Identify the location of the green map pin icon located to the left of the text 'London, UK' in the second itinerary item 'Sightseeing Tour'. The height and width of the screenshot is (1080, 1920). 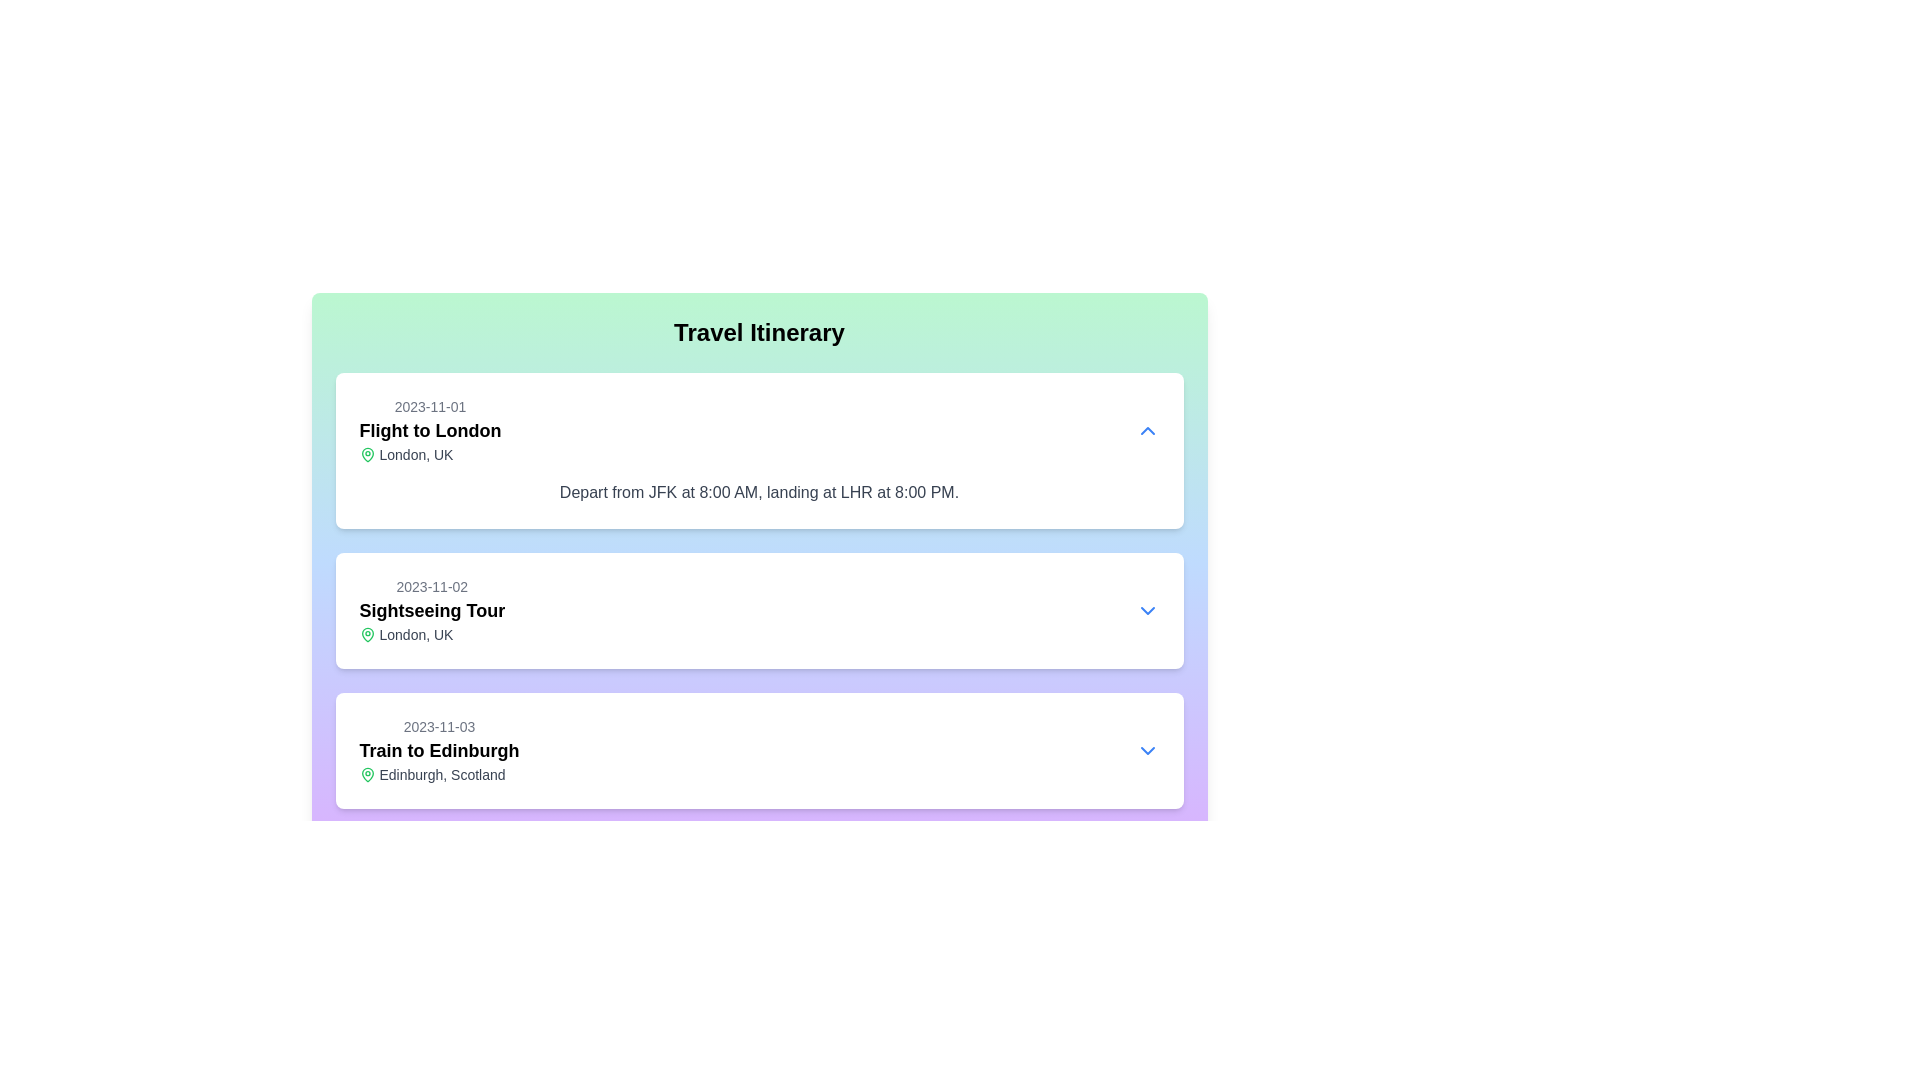
(367, 635).